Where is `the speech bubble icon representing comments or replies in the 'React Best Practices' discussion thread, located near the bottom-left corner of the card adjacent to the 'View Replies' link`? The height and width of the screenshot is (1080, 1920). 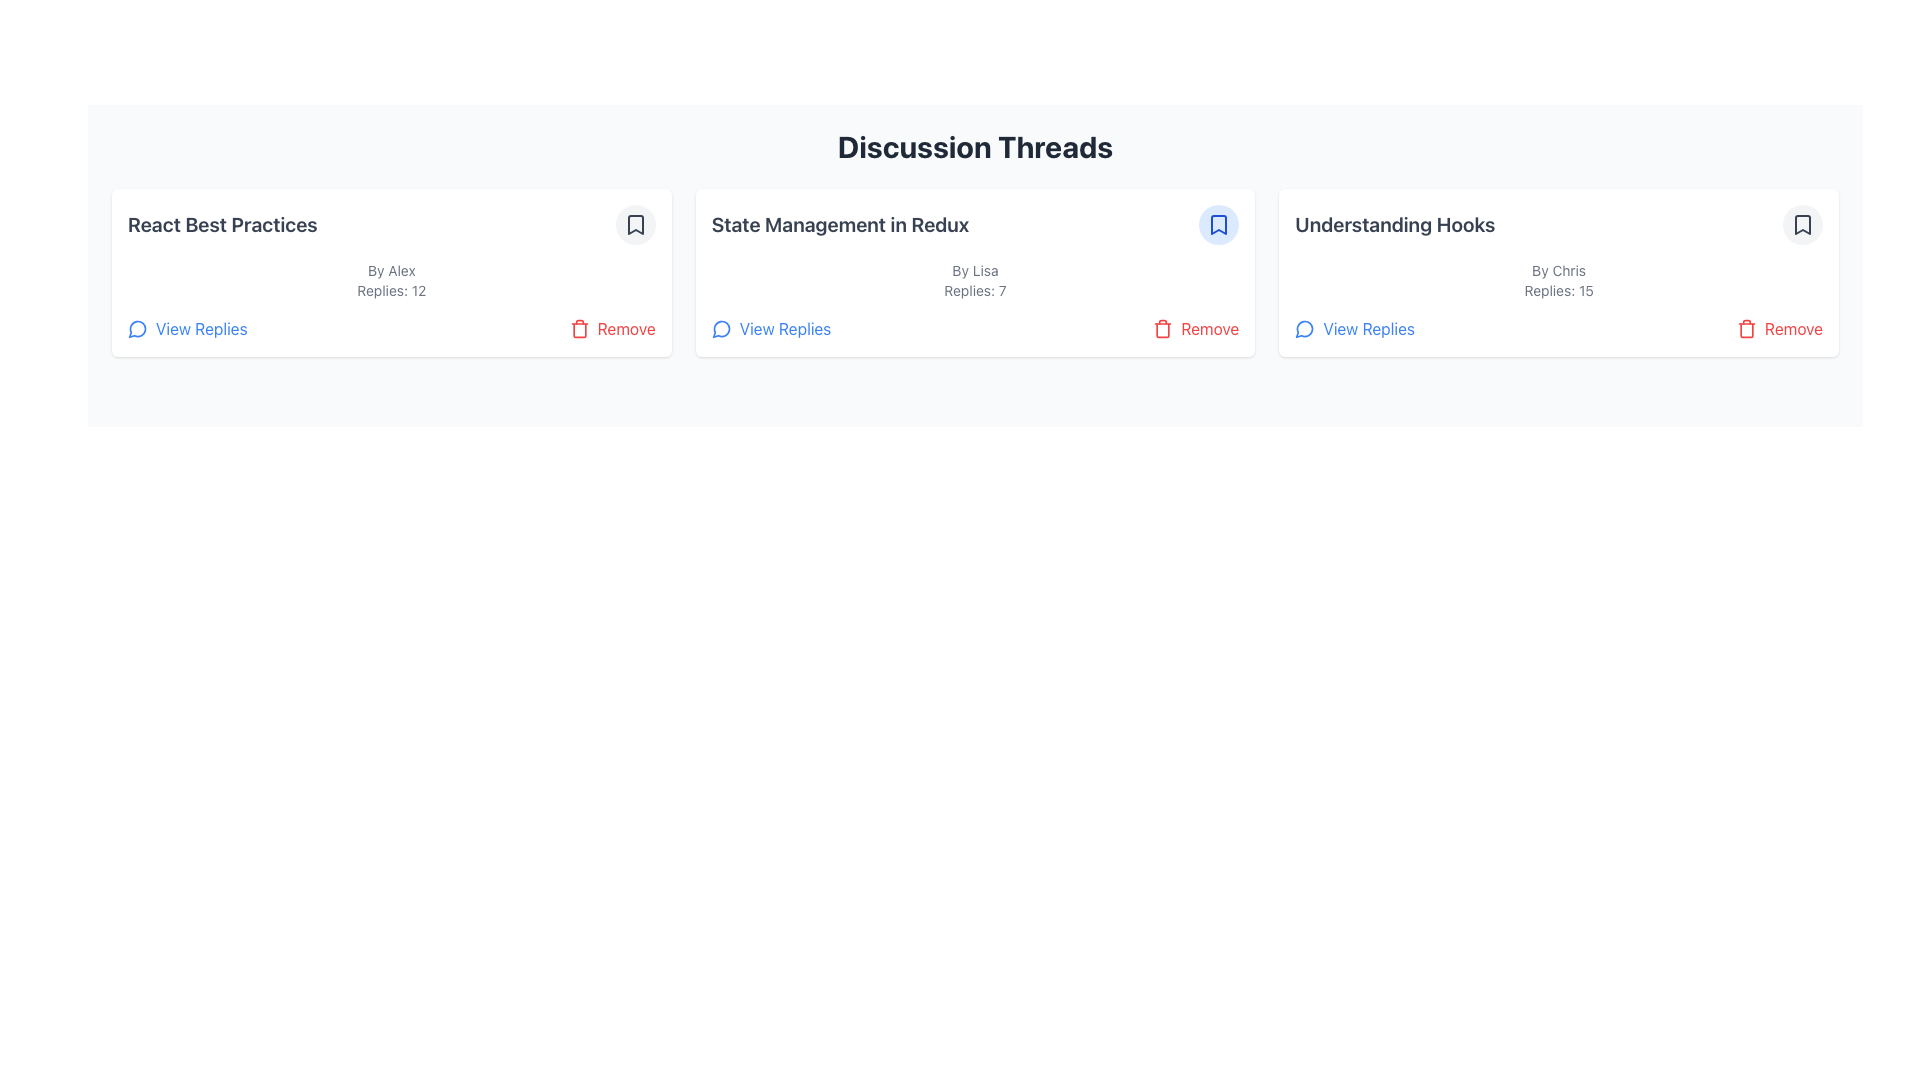 the speech bubble icon representing comments or replies in the 'React Best Practices' discussion thread, located near the bottom-left corner of the card adjacent to the 'View Replies' link is located at coordinates (1304, 328).